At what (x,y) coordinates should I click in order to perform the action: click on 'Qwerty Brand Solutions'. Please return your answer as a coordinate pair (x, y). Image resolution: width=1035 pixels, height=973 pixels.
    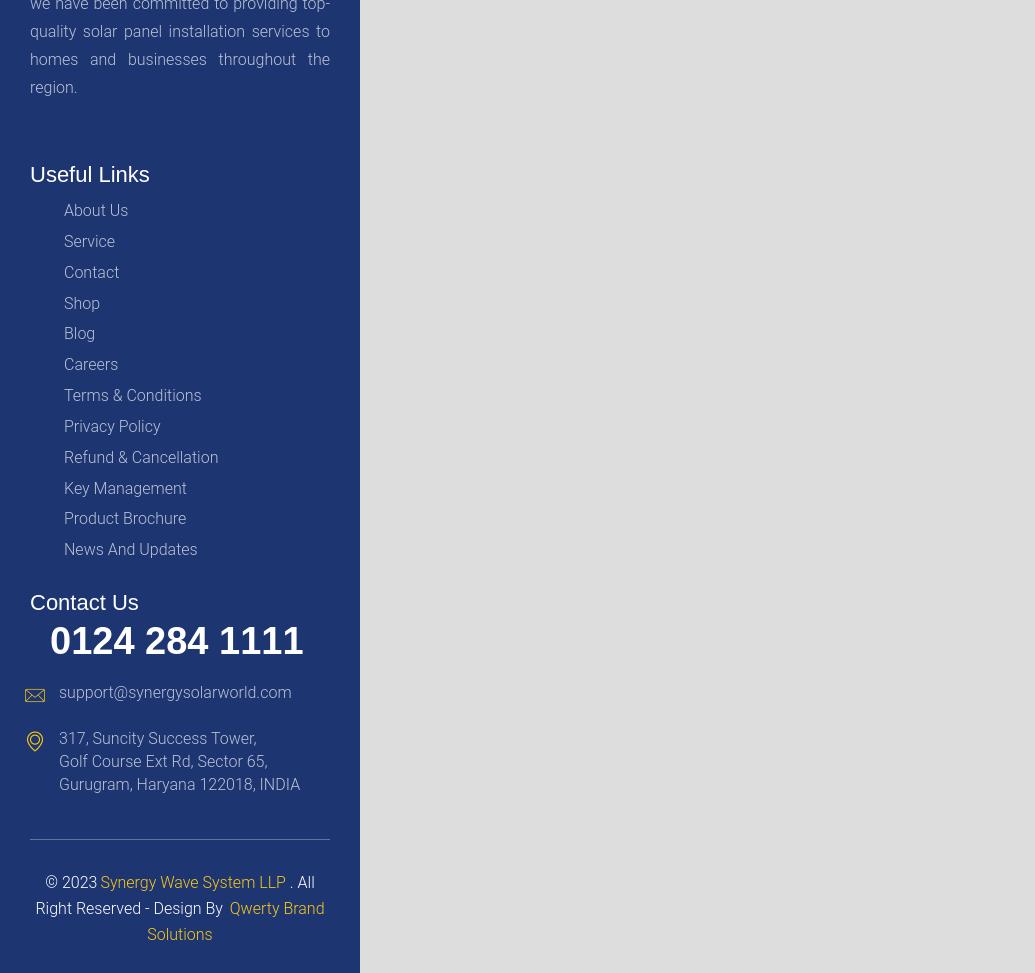
    Looking at the image, I should click on (235, 919).